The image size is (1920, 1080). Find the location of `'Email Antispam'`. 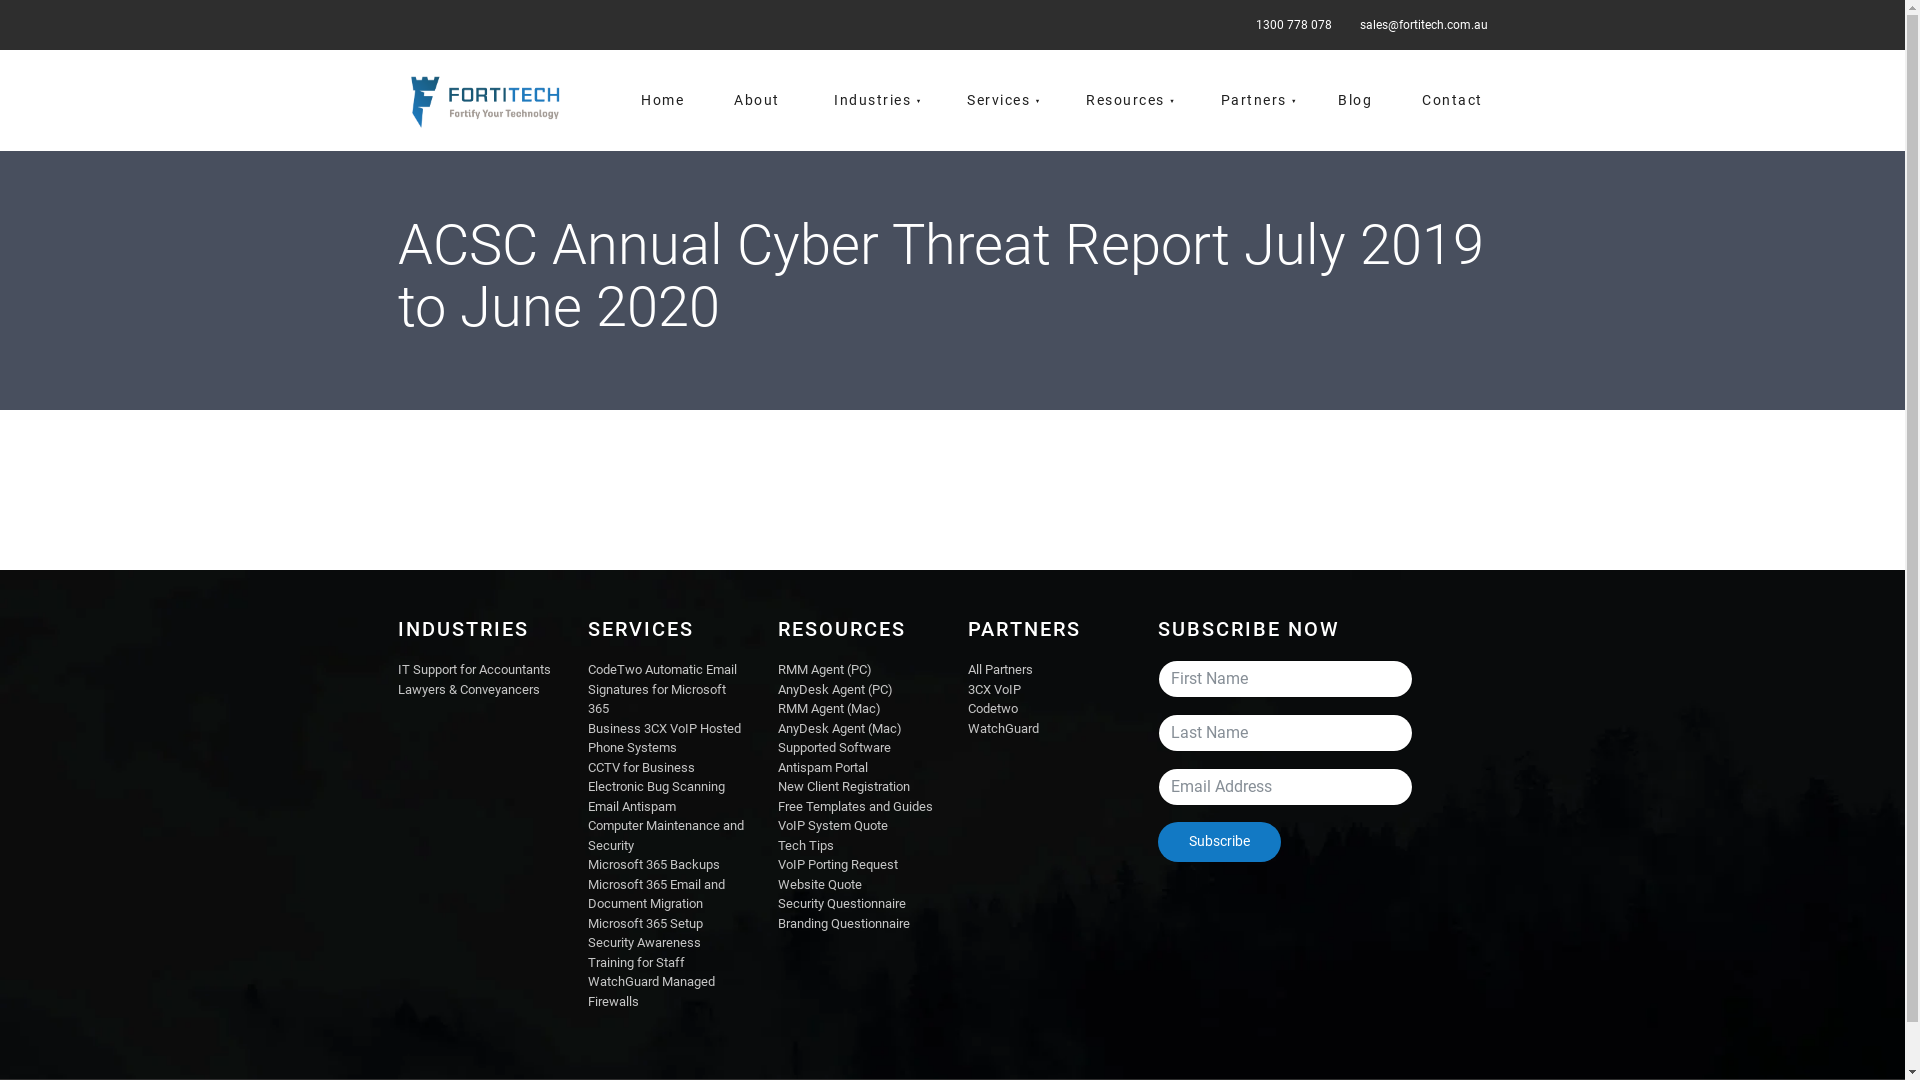

'Email Antispam' is located at coordinates (587, 805).